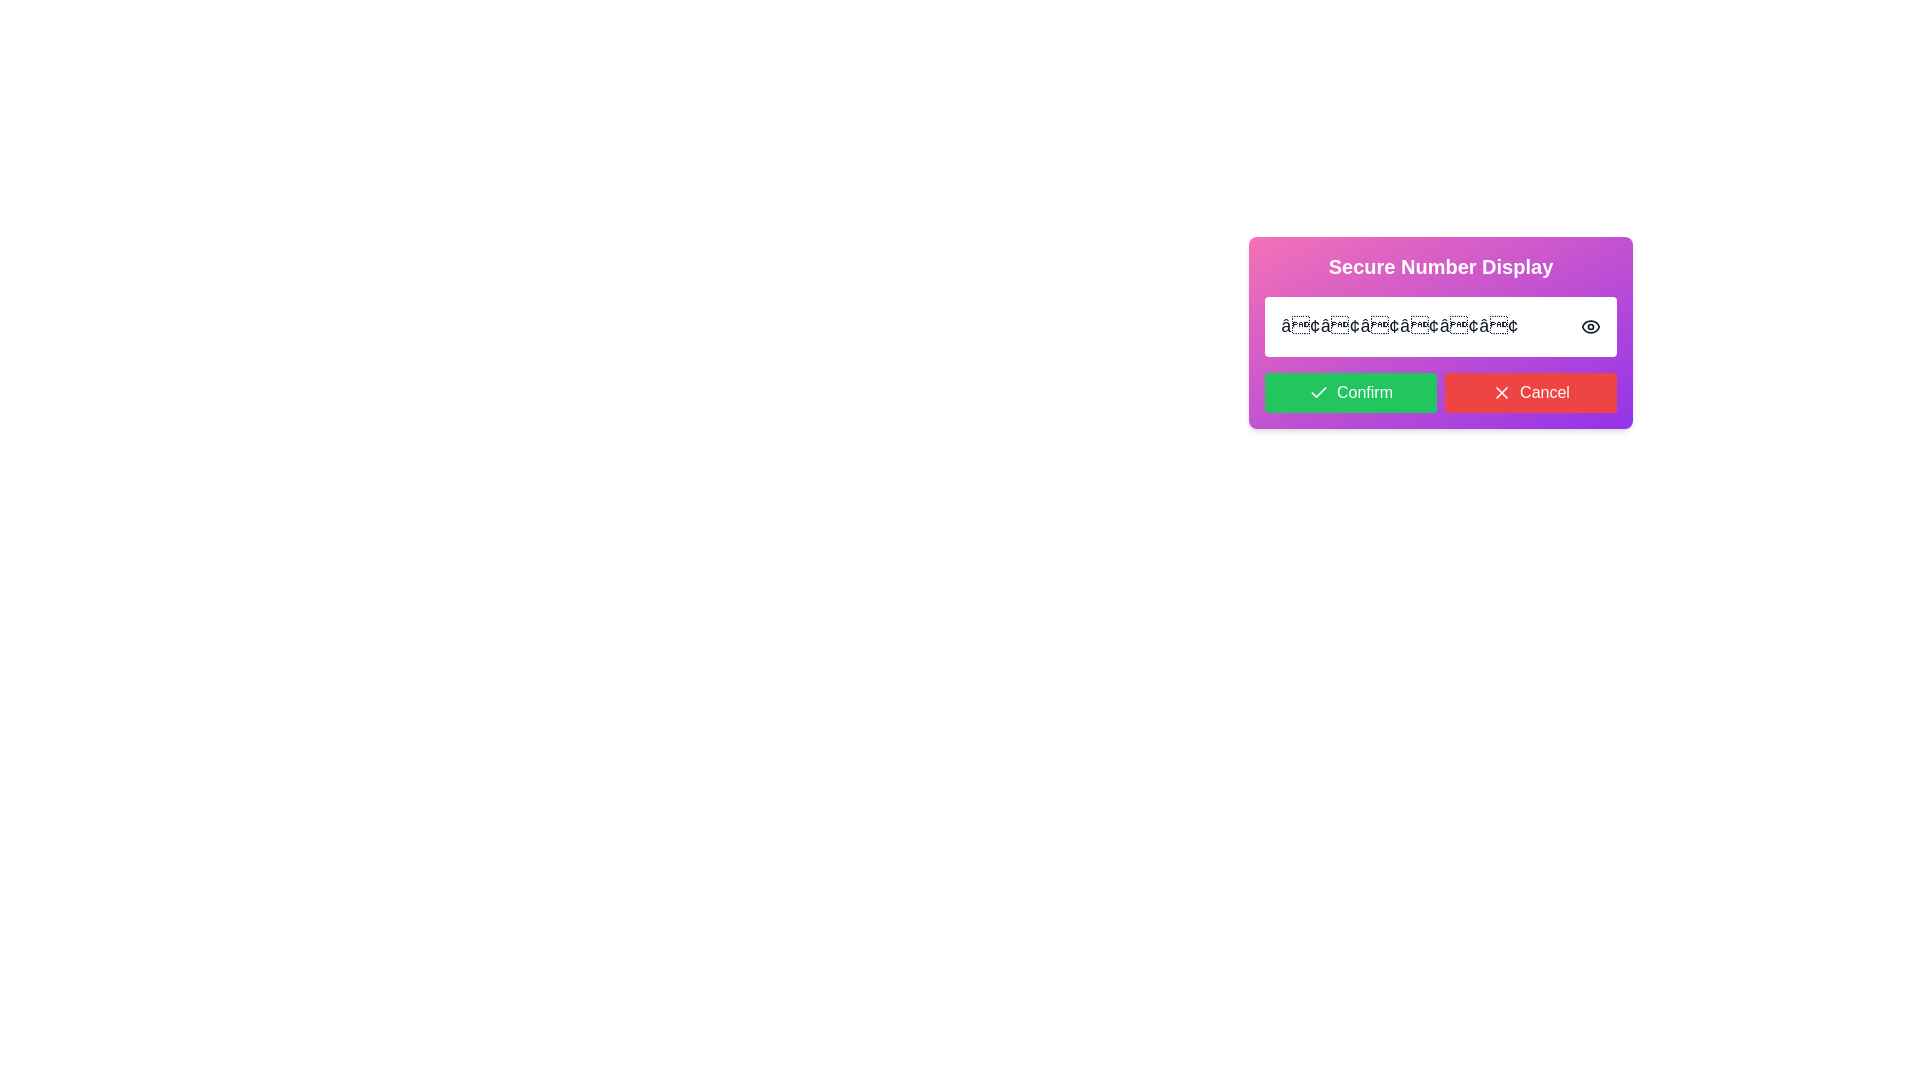 The height and width of the screenshot is (1080, 1920). What do you see at coordinates (1319, 392) in the screenshot?
I see `the confirmation icon located inside the green 'Confirm' button, next to the text label 'Confirm'` at bounding box center [1319, 392].